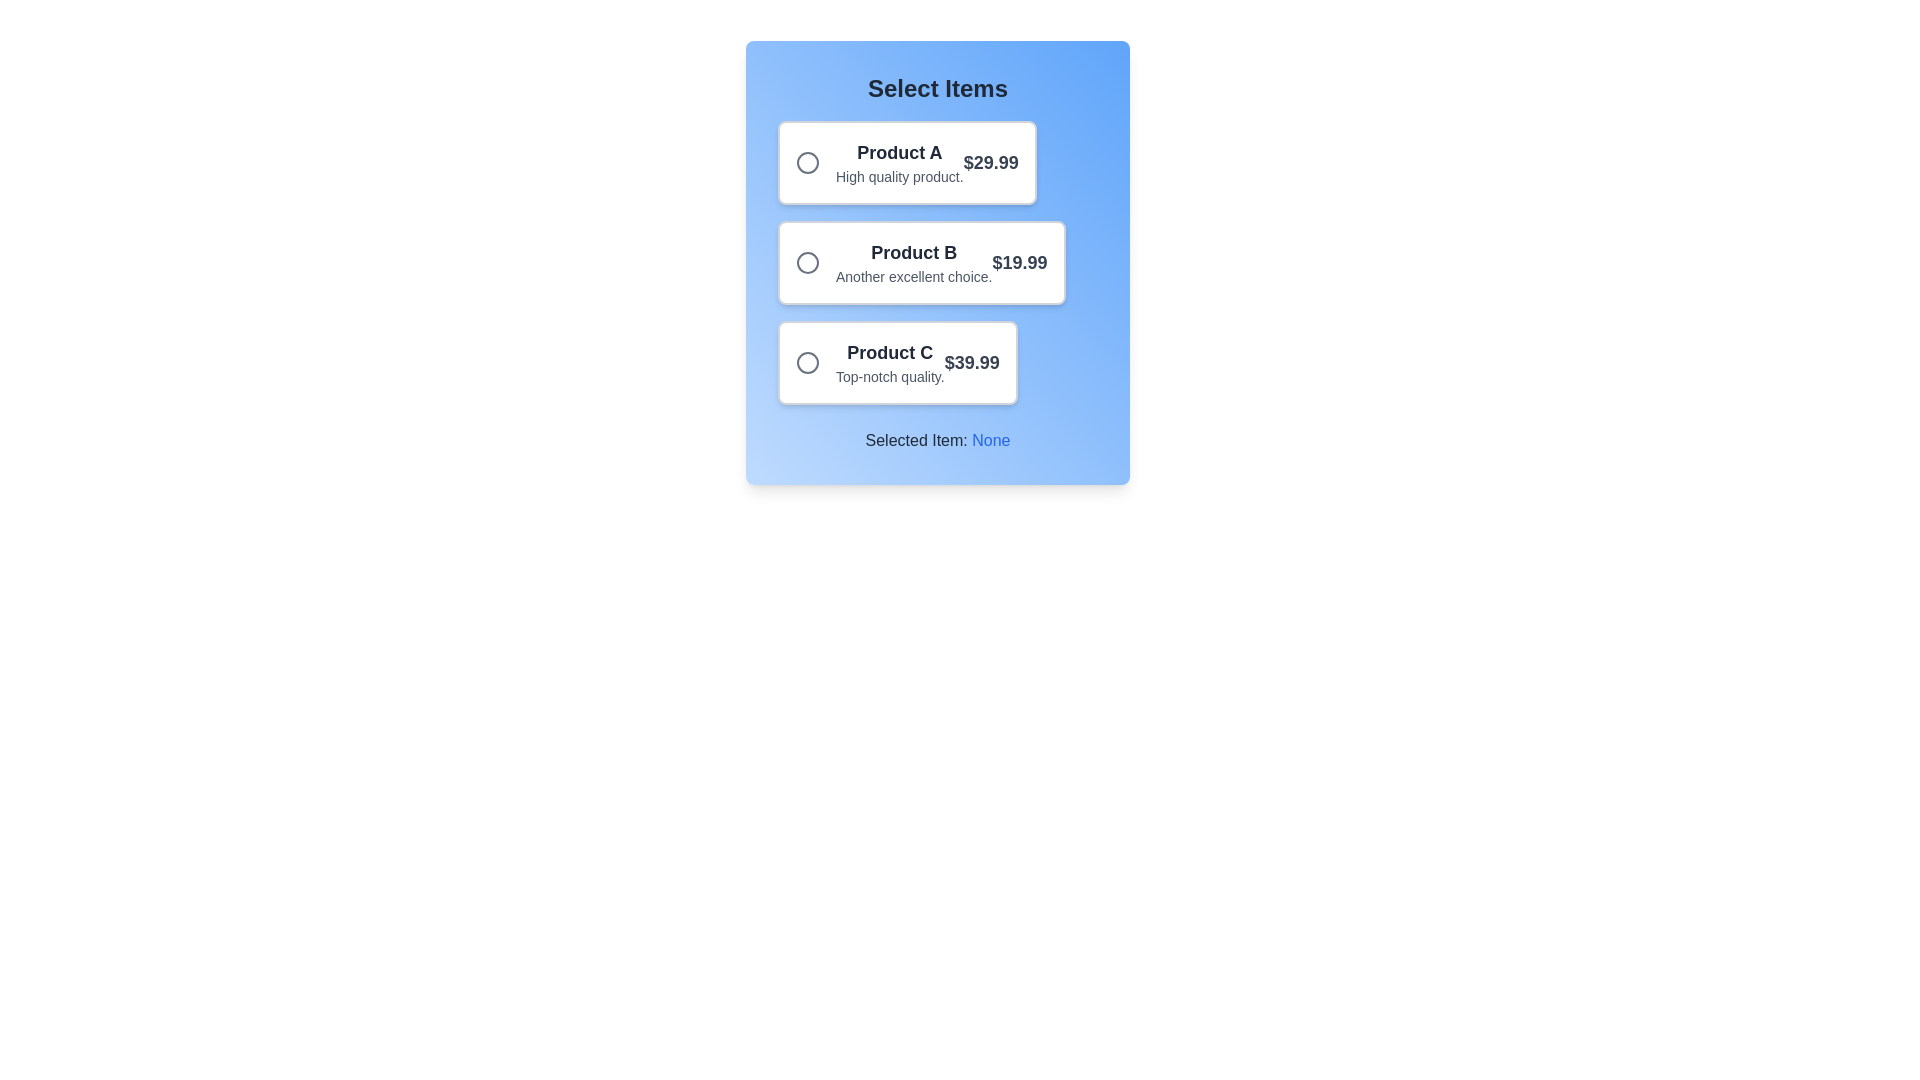 The image size is (1920, 1080). I want to click on the radio button for 'Product B', so click(816, 261).